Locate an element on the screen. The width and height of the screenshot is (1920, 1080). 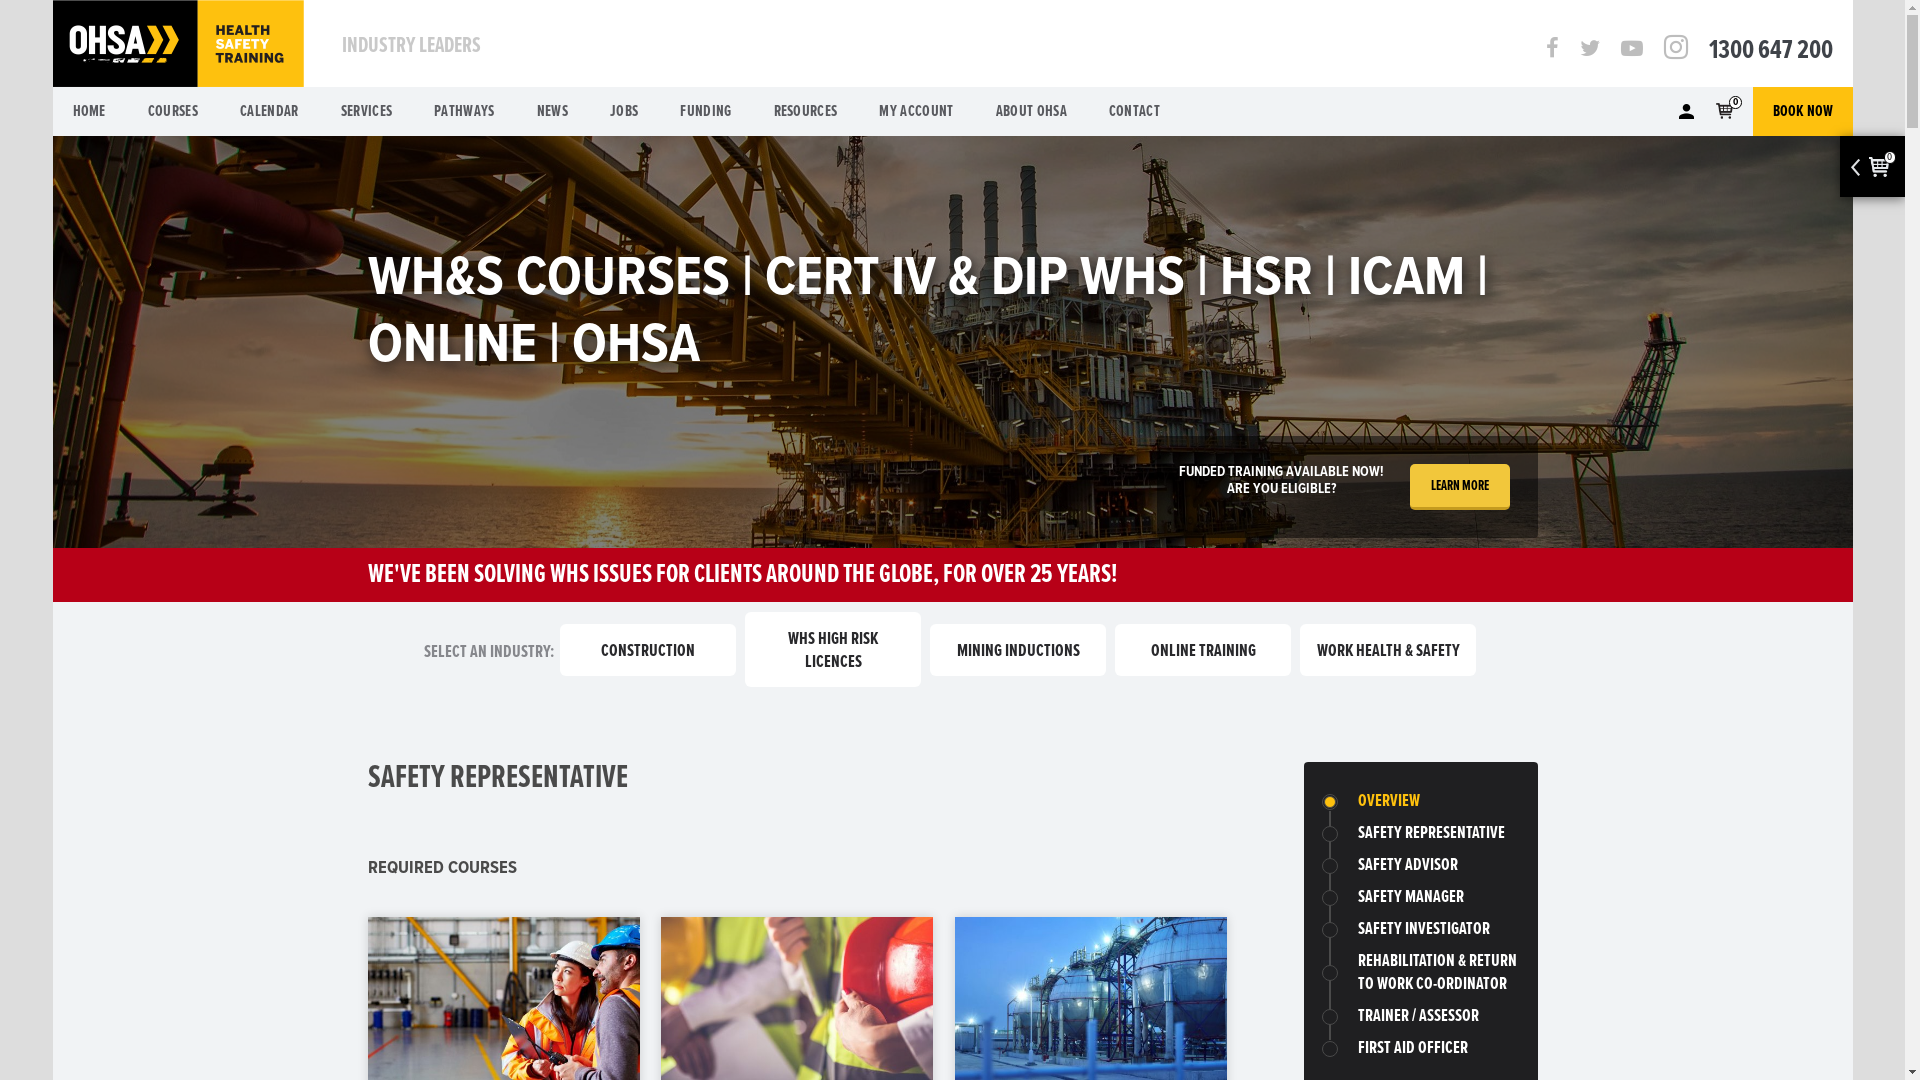
'RESOURCES' is located at coordinates (806, 111).